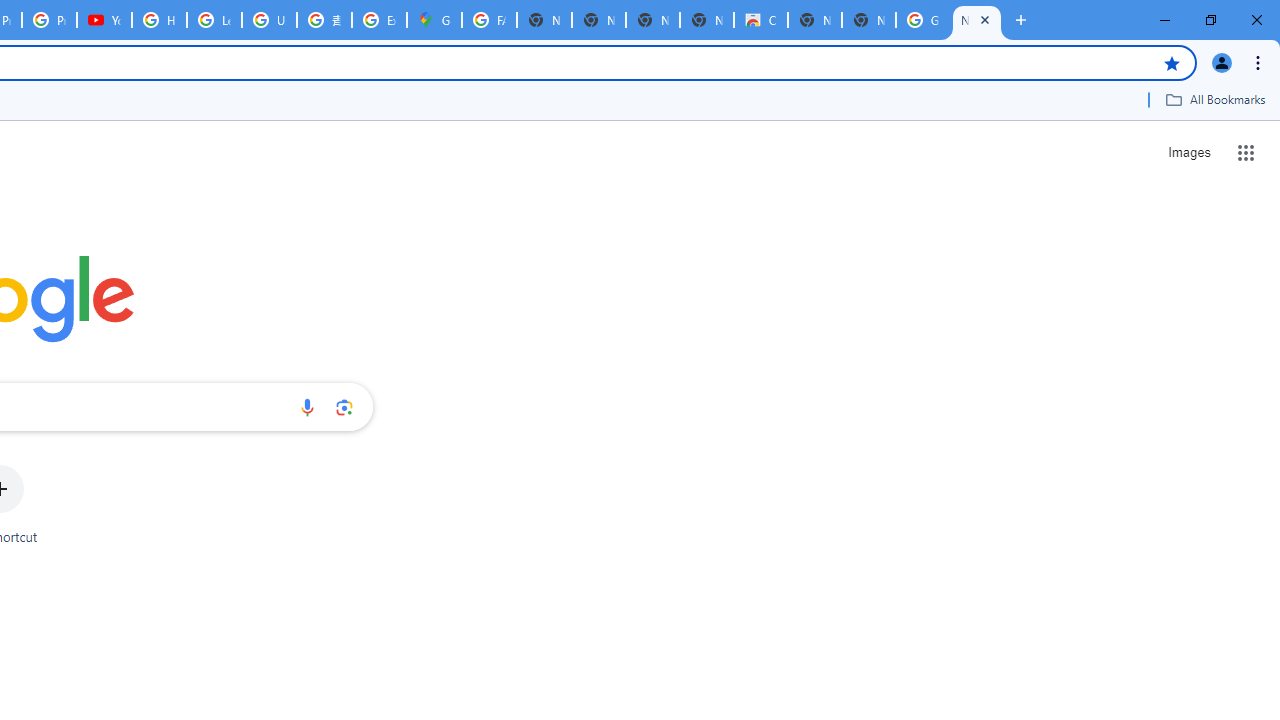  What do you see at coordinates (759, 20) in the screenshot?
I see `'Chrome Web Store'` at bounding box center [759, 20].